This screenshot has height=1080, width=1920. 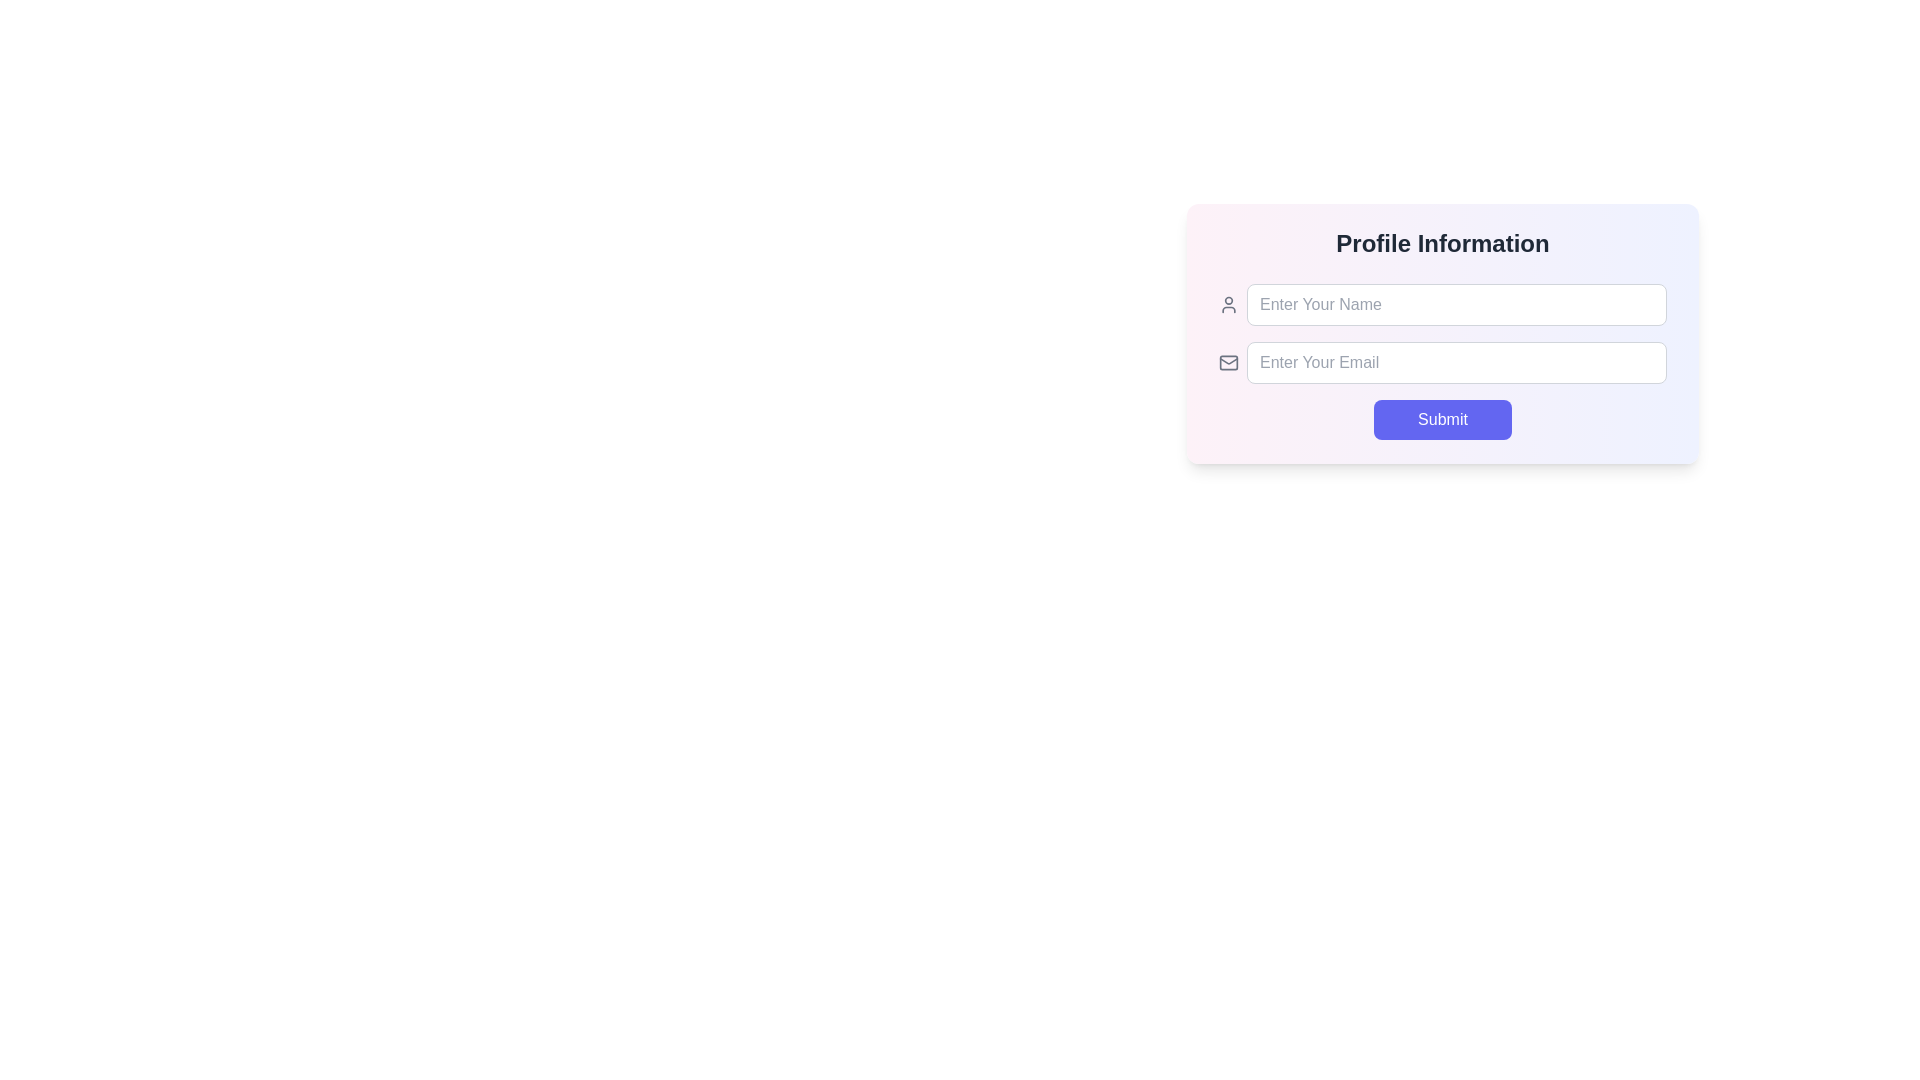 What do you see at coordinates (1443, 436) in the screenshot?
I see `the submit button located below the name and email fields` at bounding box center [1443, 436].